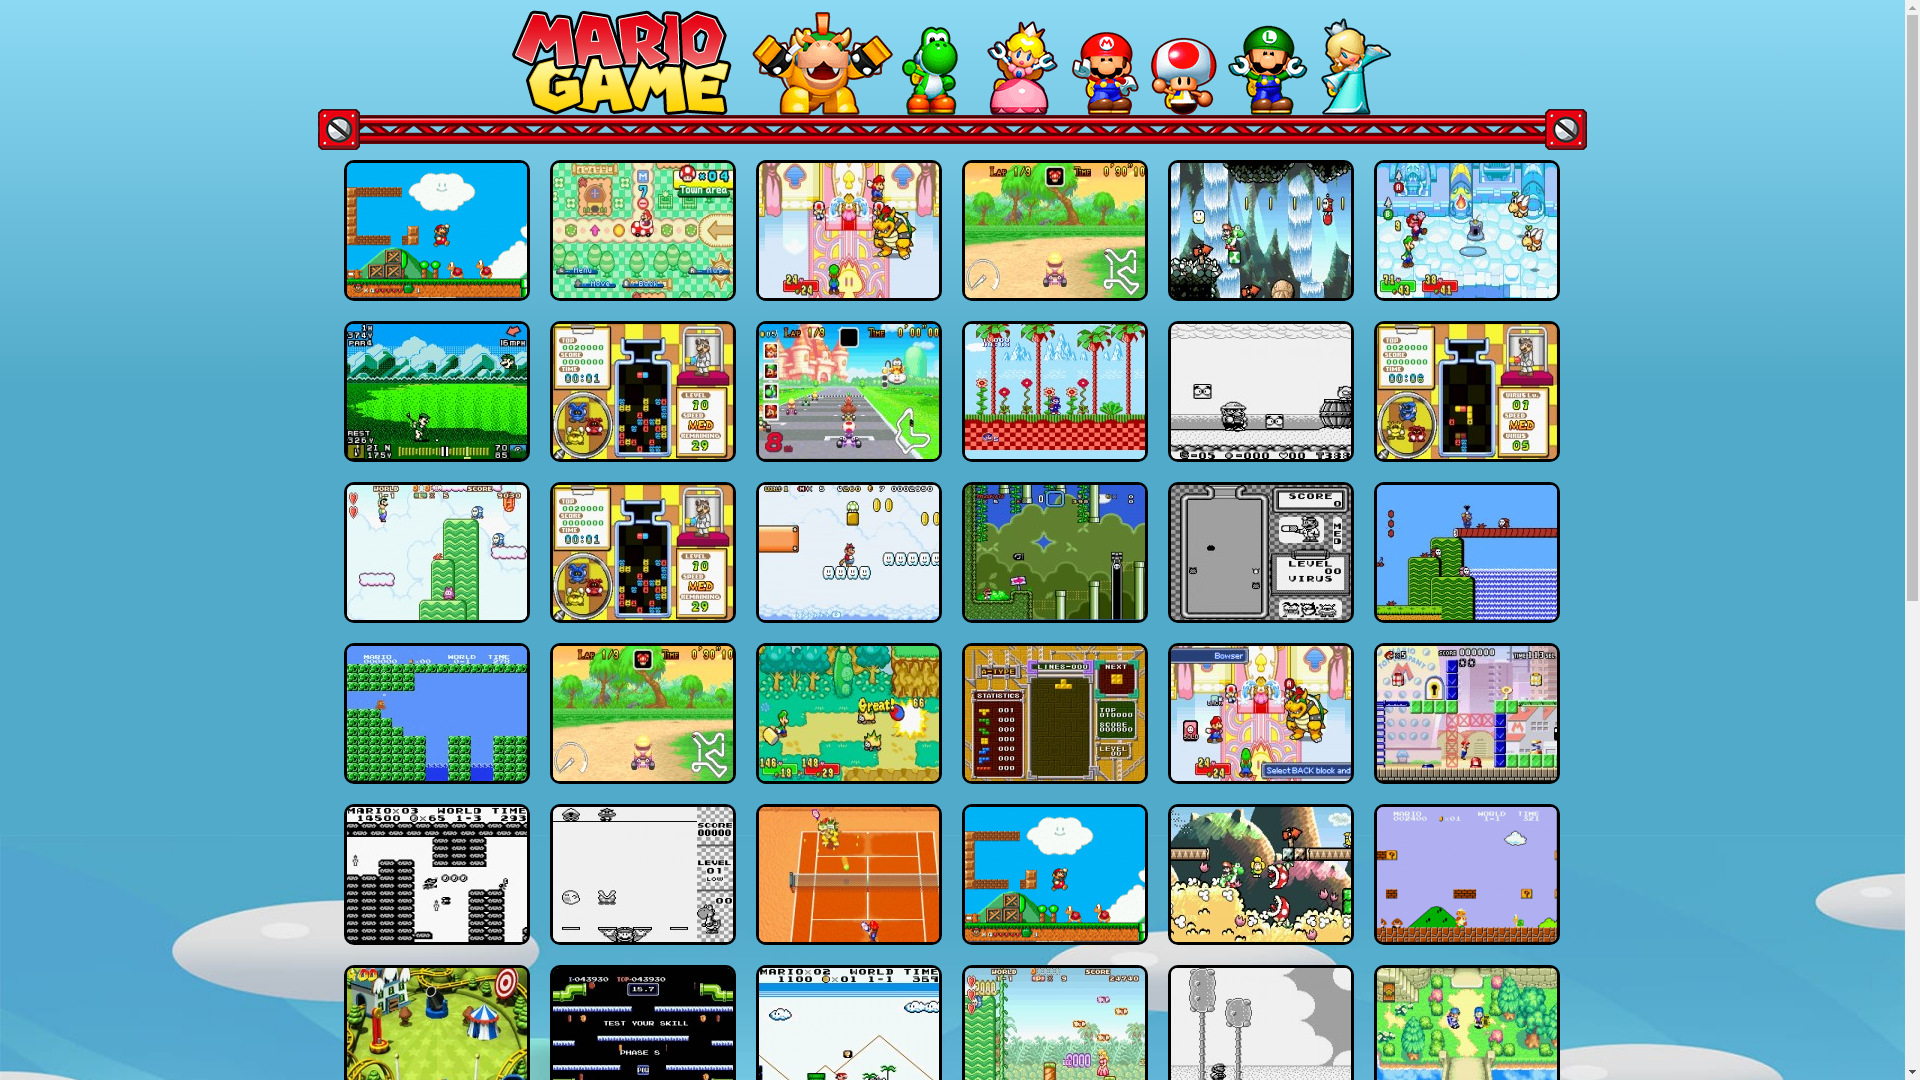  What do you see at coordinates (849, 710) in the screenshot?
I see `'Mario & Luigi RPG'` at bounding box center [849, 710].